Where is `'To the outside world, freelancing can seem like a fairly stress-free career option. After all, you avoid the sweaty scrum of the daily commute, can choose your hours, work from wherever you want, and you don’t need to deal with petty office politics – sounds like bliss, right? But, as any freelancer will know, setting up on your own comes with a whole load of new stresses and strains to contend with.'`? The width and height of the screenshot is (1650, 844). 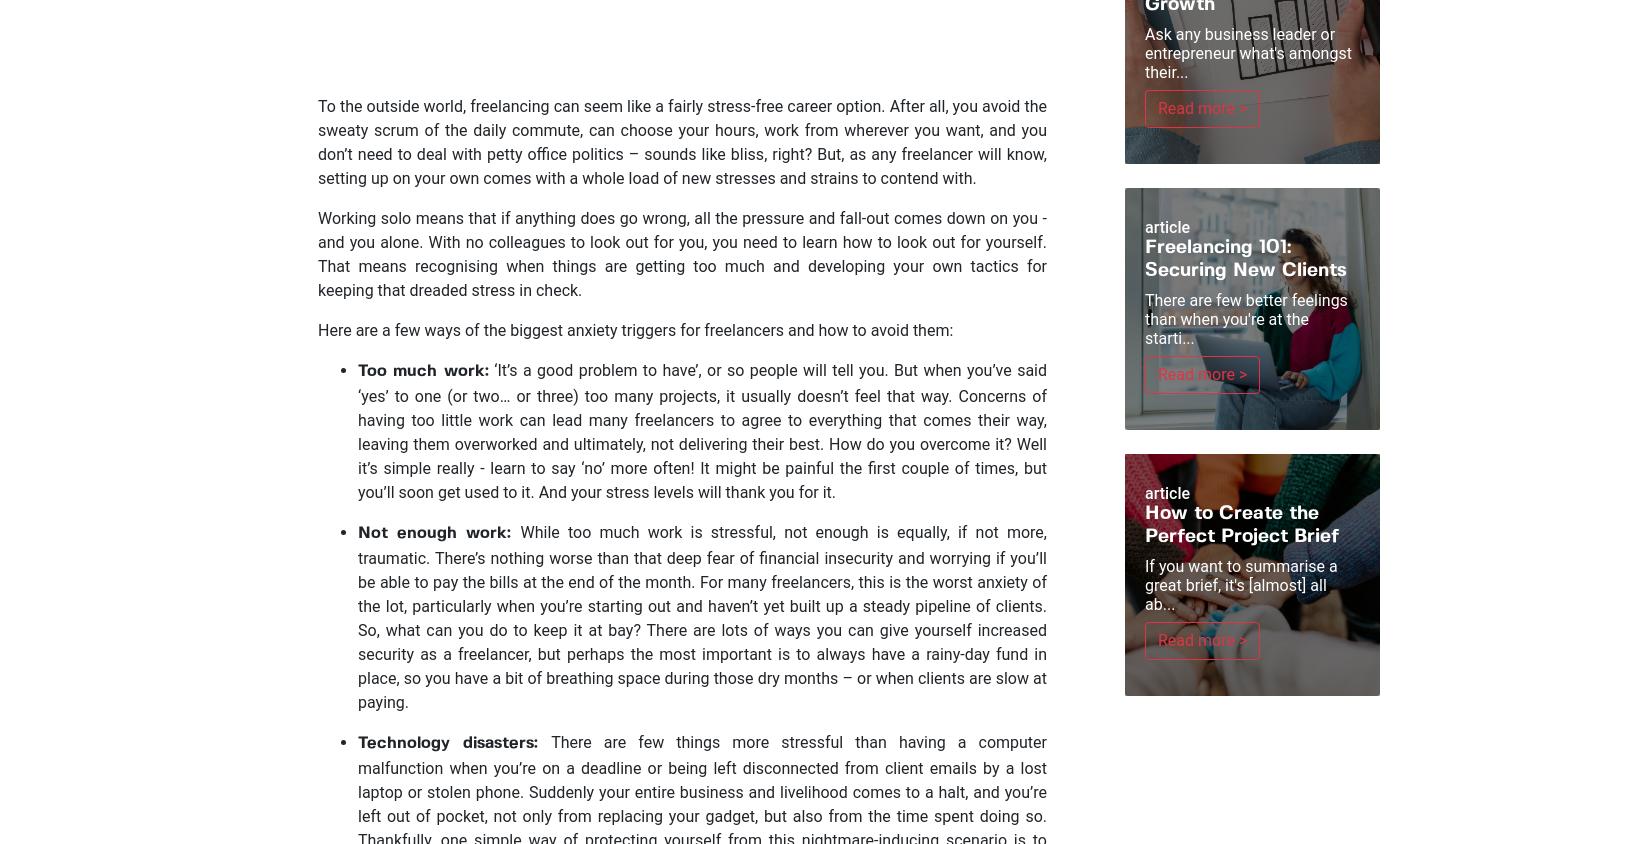
'To the outside world, freelancing can seem like a fairly stress-free career option. After all, you avoid the sweaty scrum of the daily commute, can choose your hours, work from wherever you want, and you don’t need to deal with petty office politics – sounds like bliss, right? But, as any freelancer will know, setting up on your own comes with a whole load of new stresses and strains to contend with.' is located at coordinates (681, 142).